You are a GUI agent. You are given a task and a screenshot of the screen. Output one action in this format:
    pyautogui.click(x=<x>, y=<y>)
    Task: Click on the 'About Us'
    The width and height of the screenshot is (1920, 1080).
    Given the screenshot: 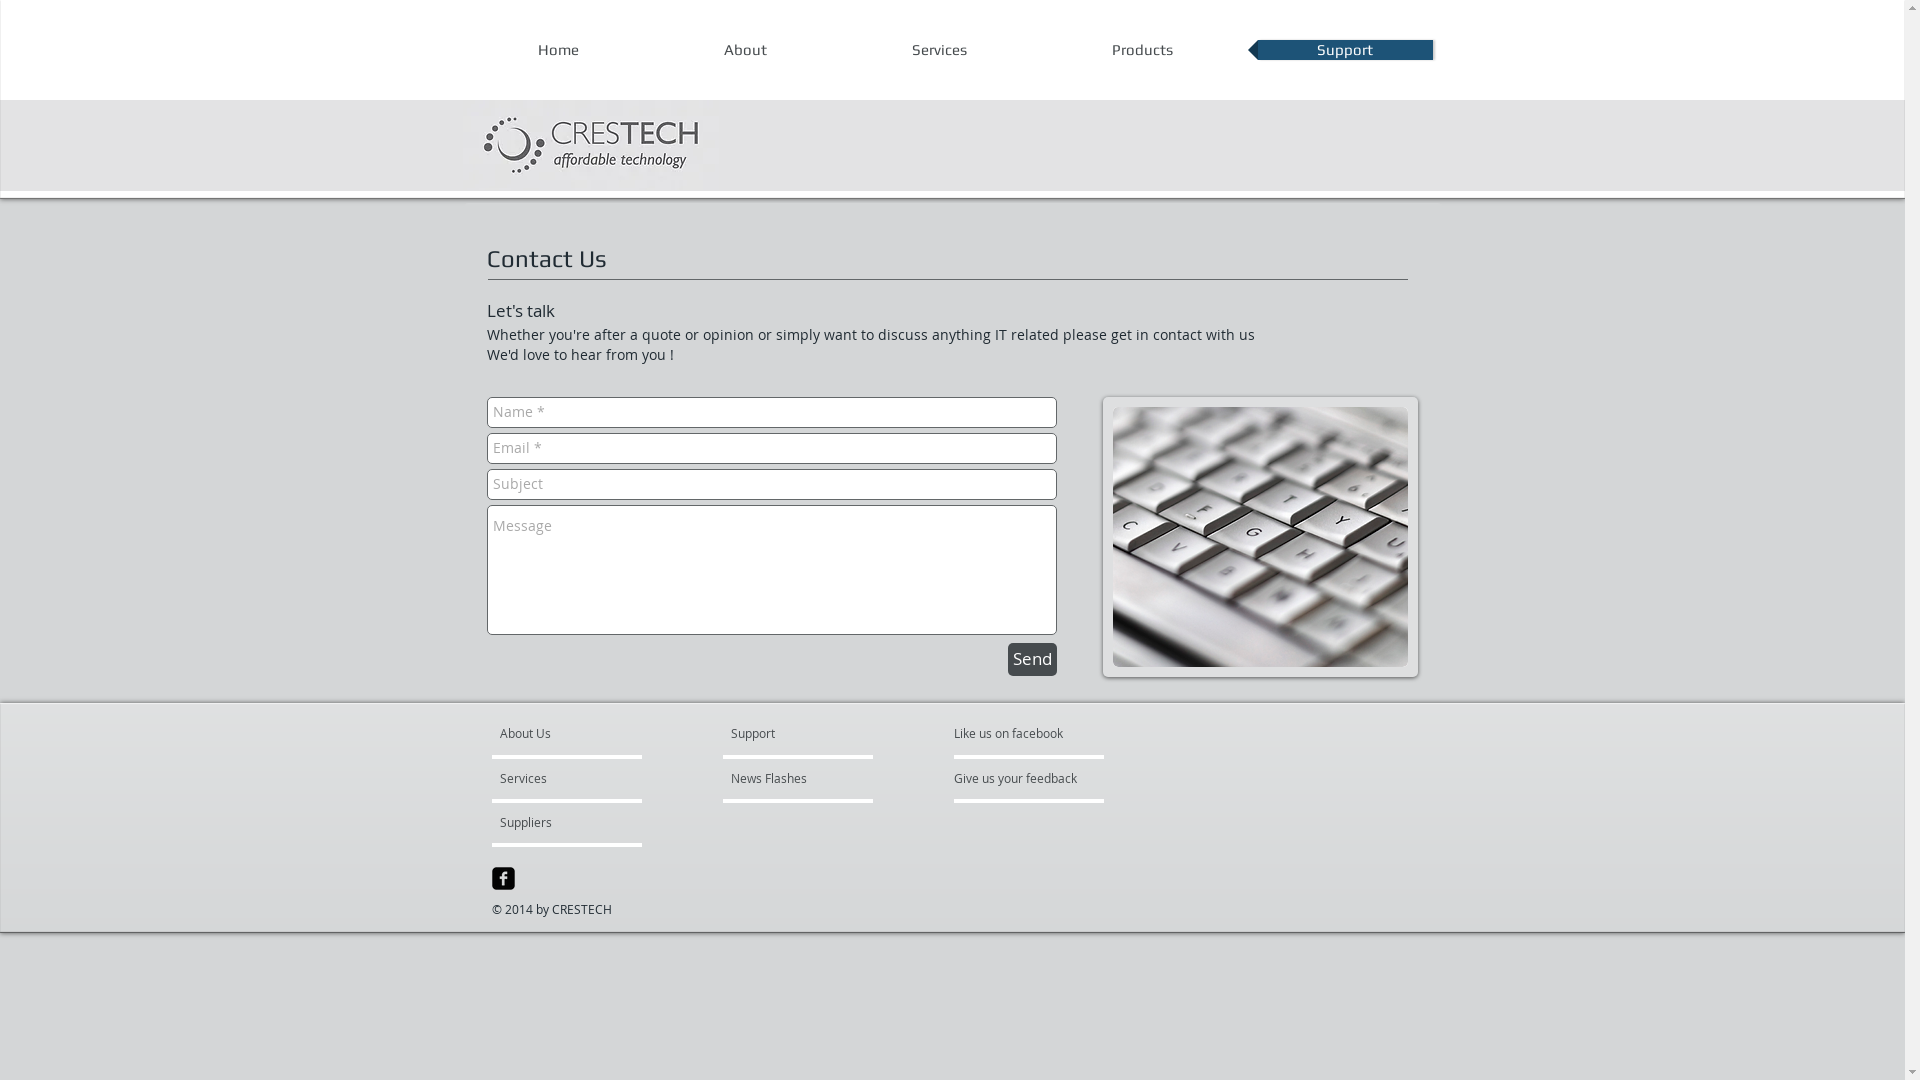 What is the action you would take?
    pyautogui.click(x=575, y=732)
    